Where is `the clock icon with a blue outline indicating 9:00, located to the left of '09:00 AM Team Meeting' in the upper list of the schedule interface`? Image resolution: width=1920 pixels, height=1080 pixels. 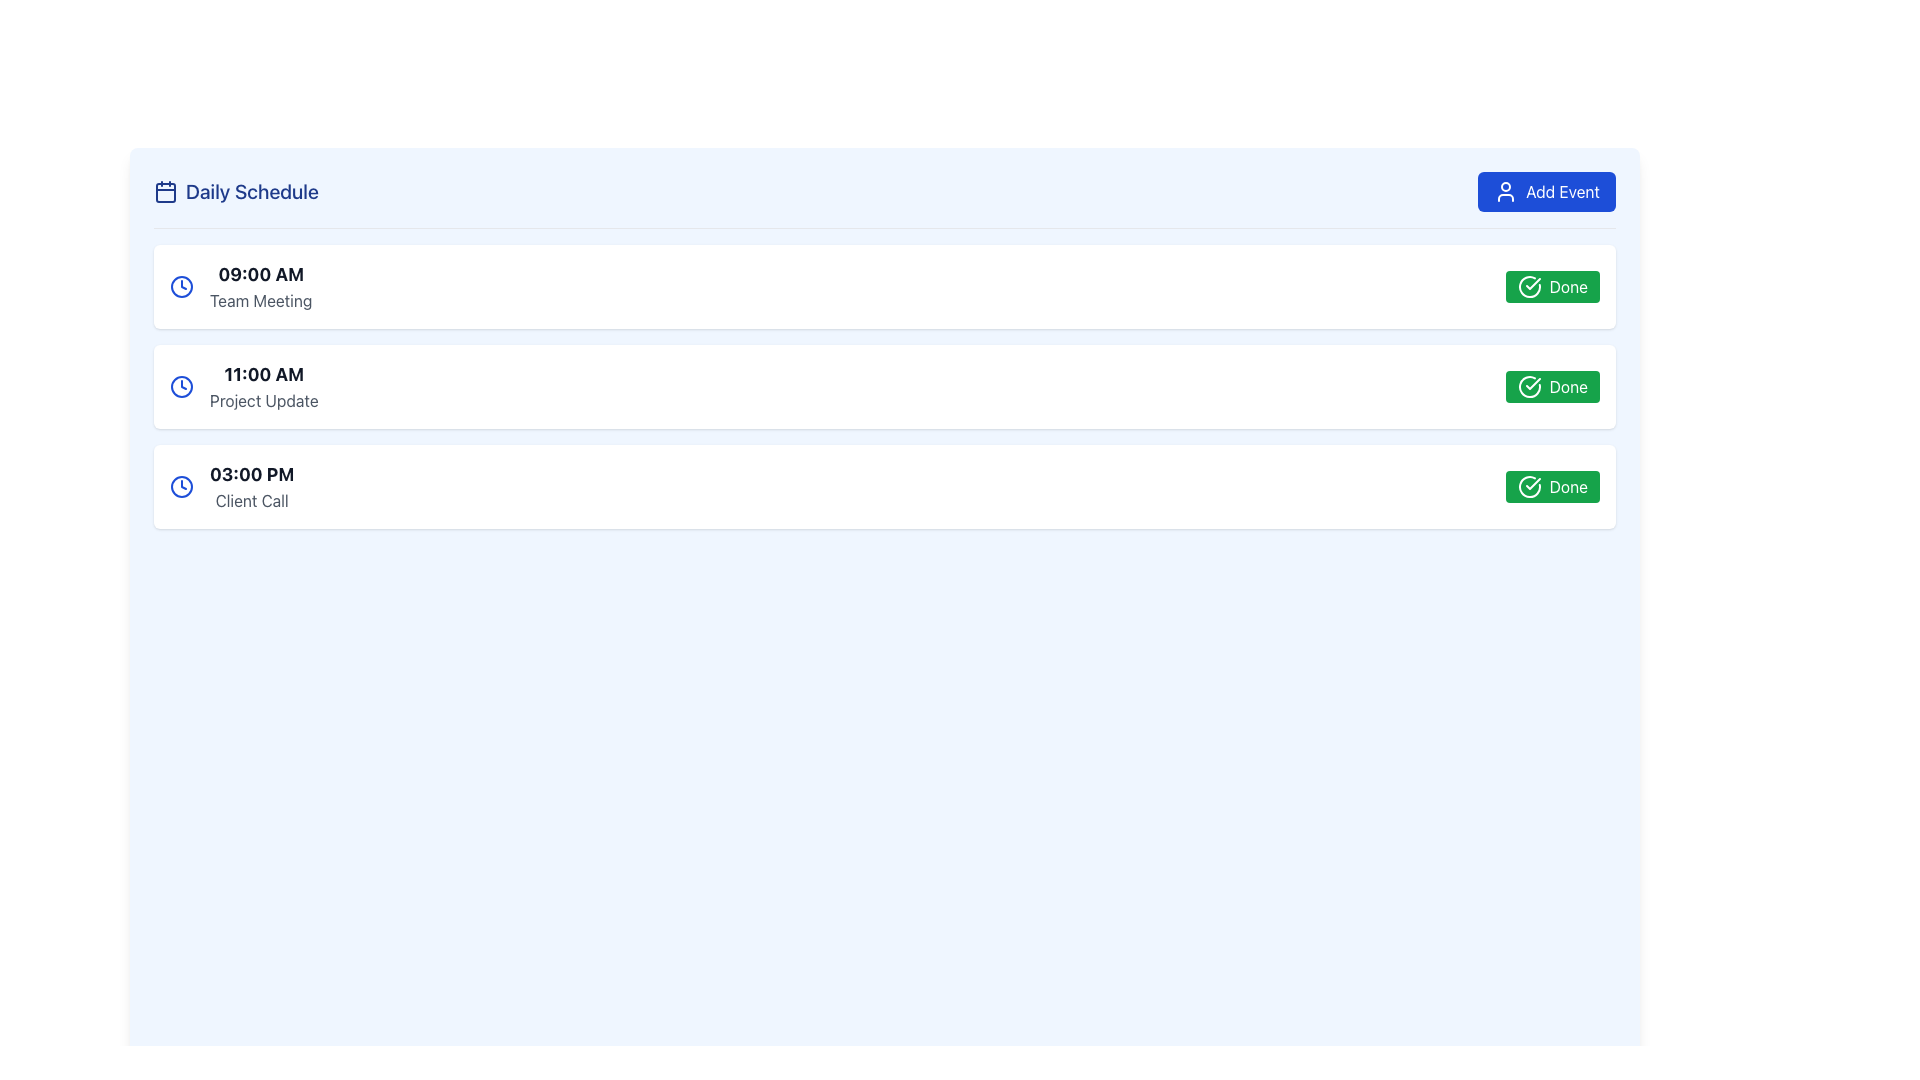
the clock icon with a blue outline indicating 9:00, located to the left of '09:00 AM Team Meeting' in the upper list of the schedule interface is located at coordinates (182, 286).